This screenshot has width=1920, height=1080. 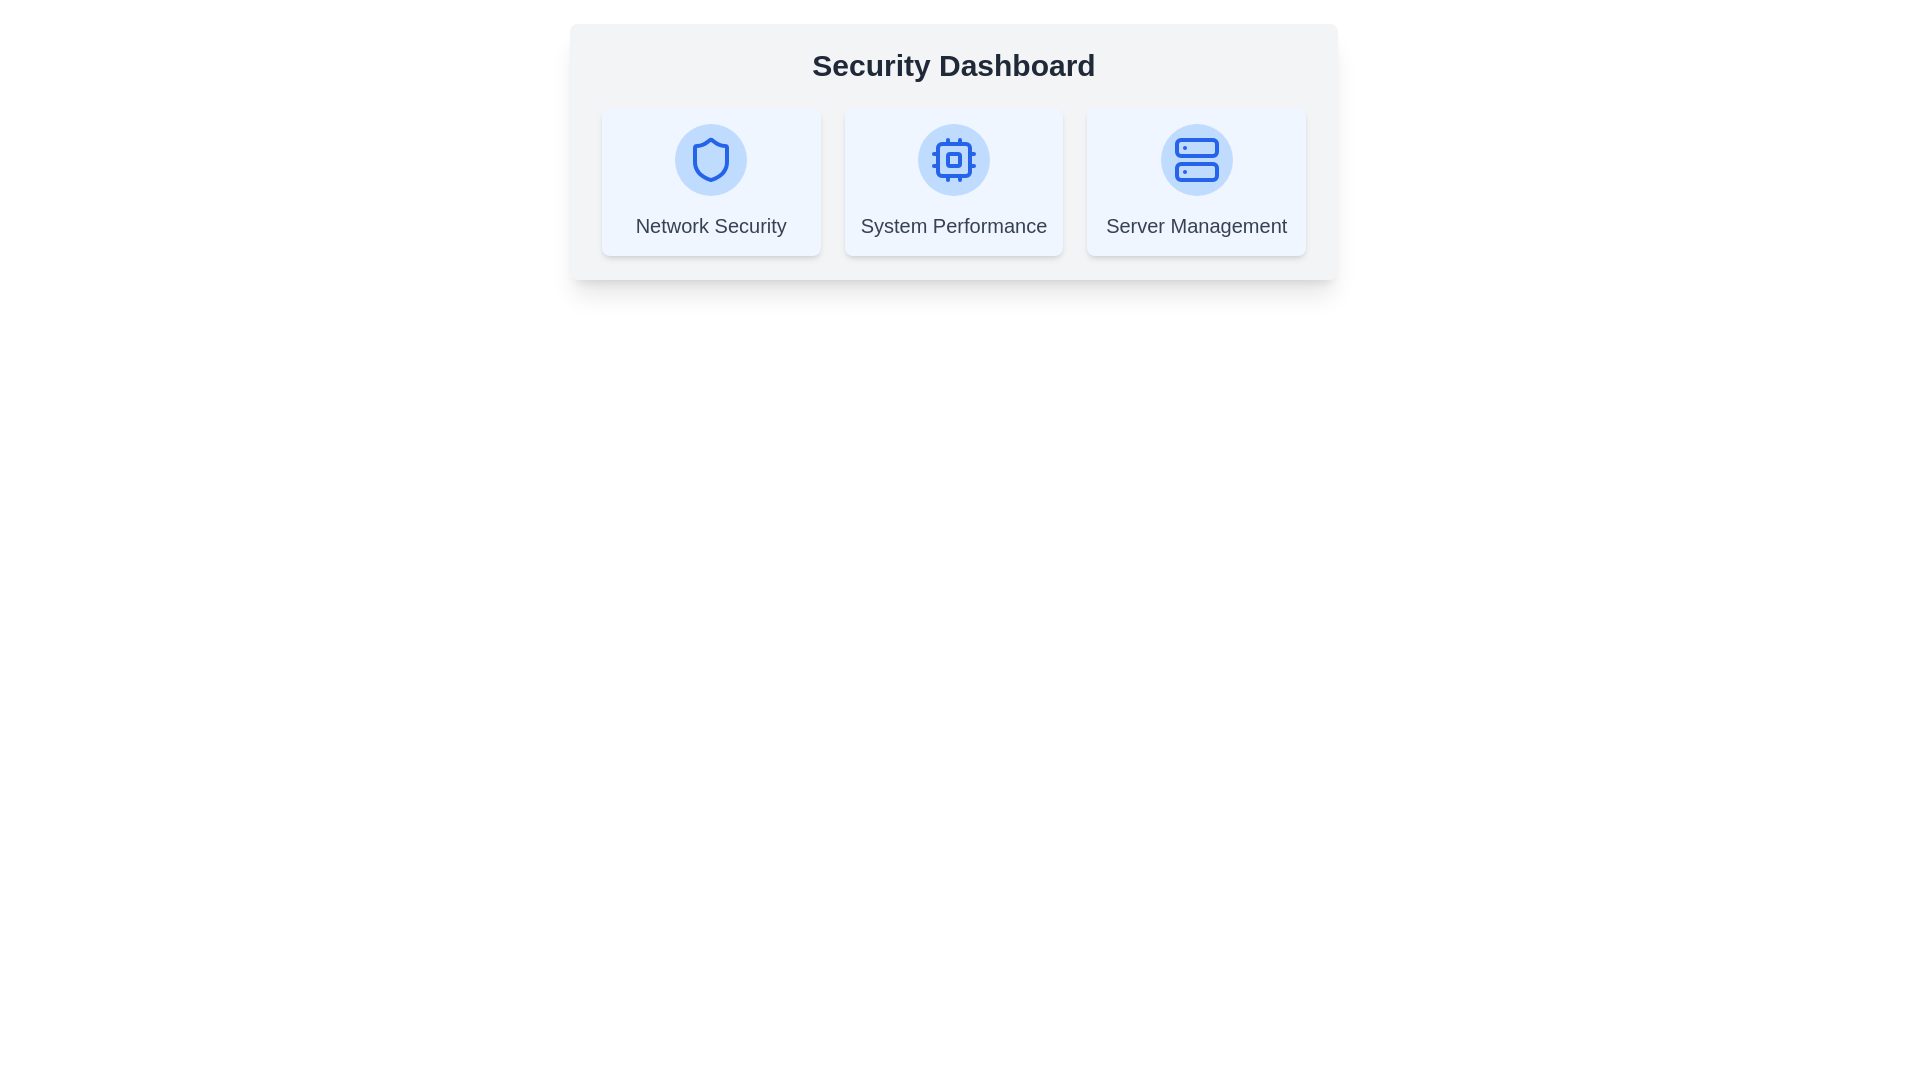 What do you see at coordinates (1196, 181) in the screenshot?
I see `the 'Server Management' card` at bounding box center [1196, 181].